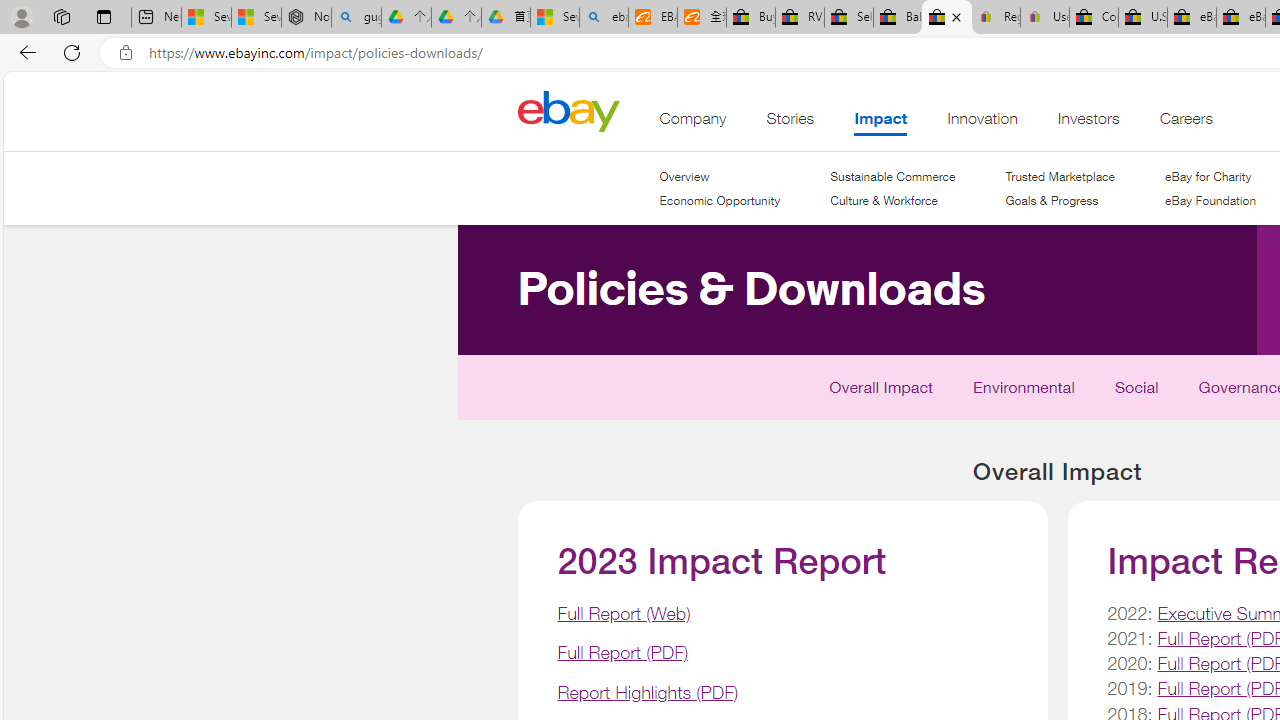 The width and height of the screenshot is (1280, 720). Describe the element at coordinates (1044, 17) in the screenshot. I see `'User Privacy Notice | eBay'` at that location.